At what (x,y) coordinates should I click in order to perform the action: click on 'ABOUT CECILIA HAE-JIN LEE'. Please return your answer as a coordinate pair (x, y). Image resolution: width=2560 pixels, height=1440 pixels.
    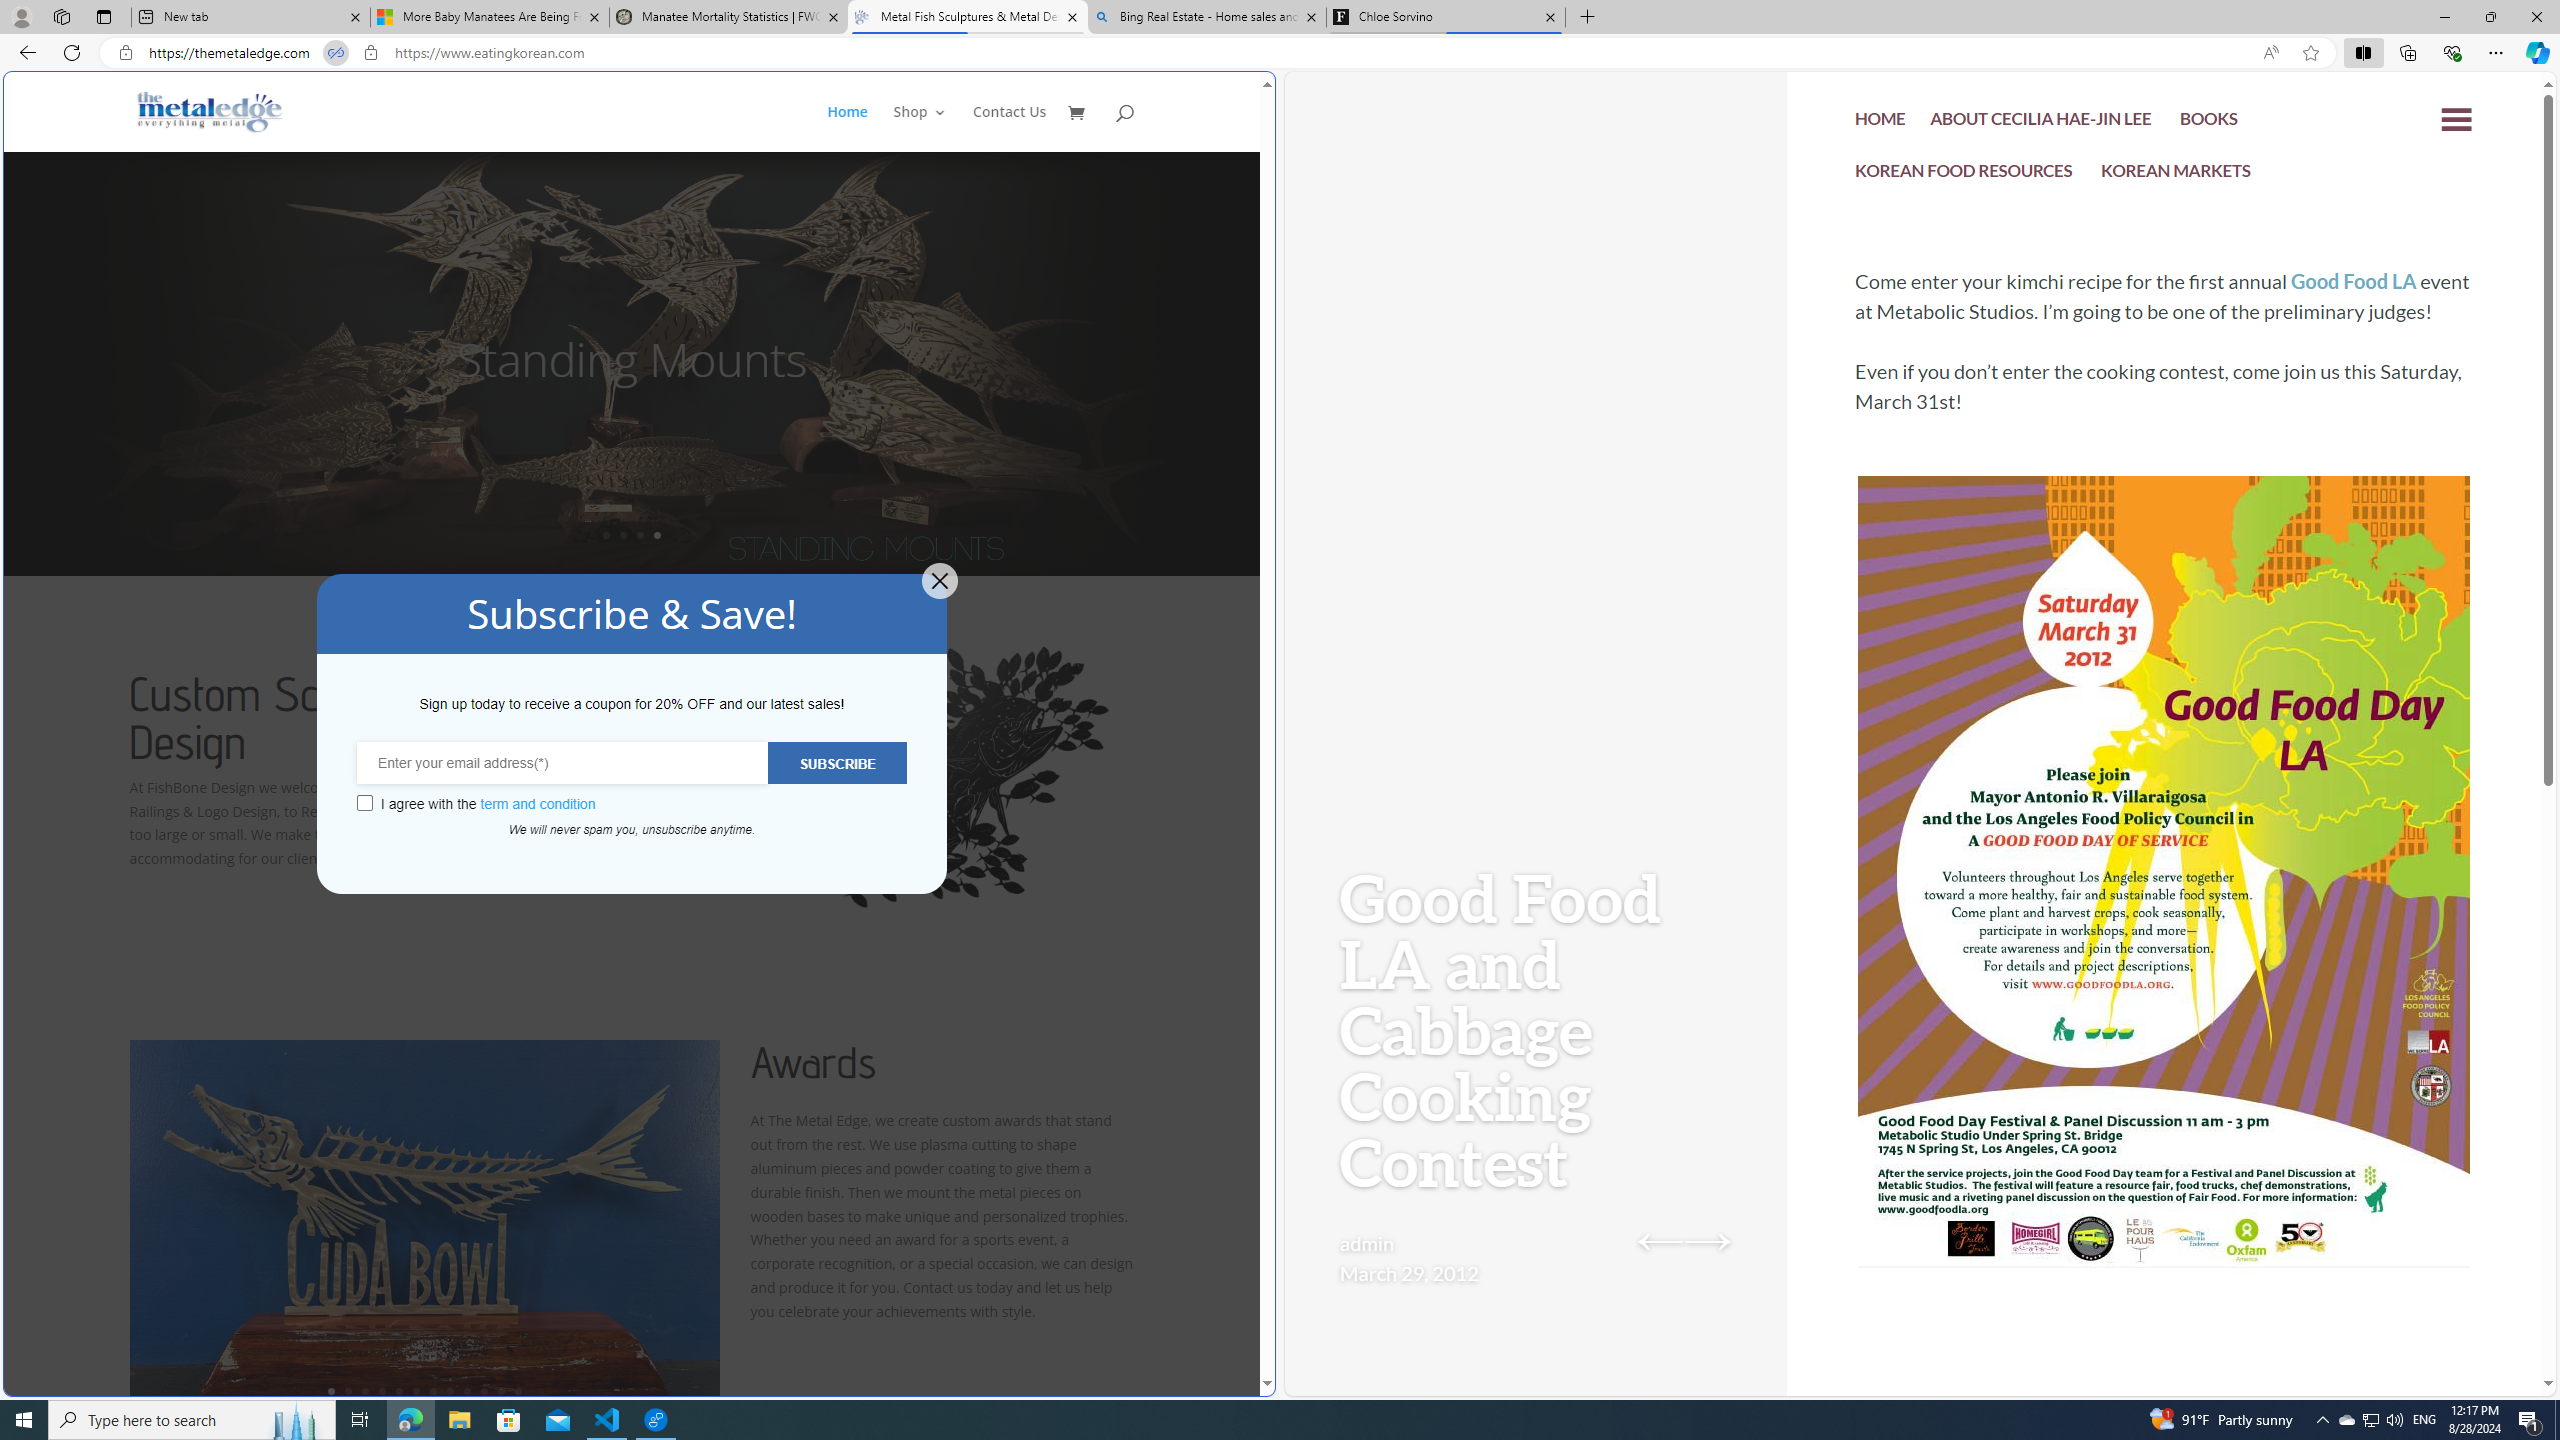
    Looking at the image, I should click on (2041, 122).